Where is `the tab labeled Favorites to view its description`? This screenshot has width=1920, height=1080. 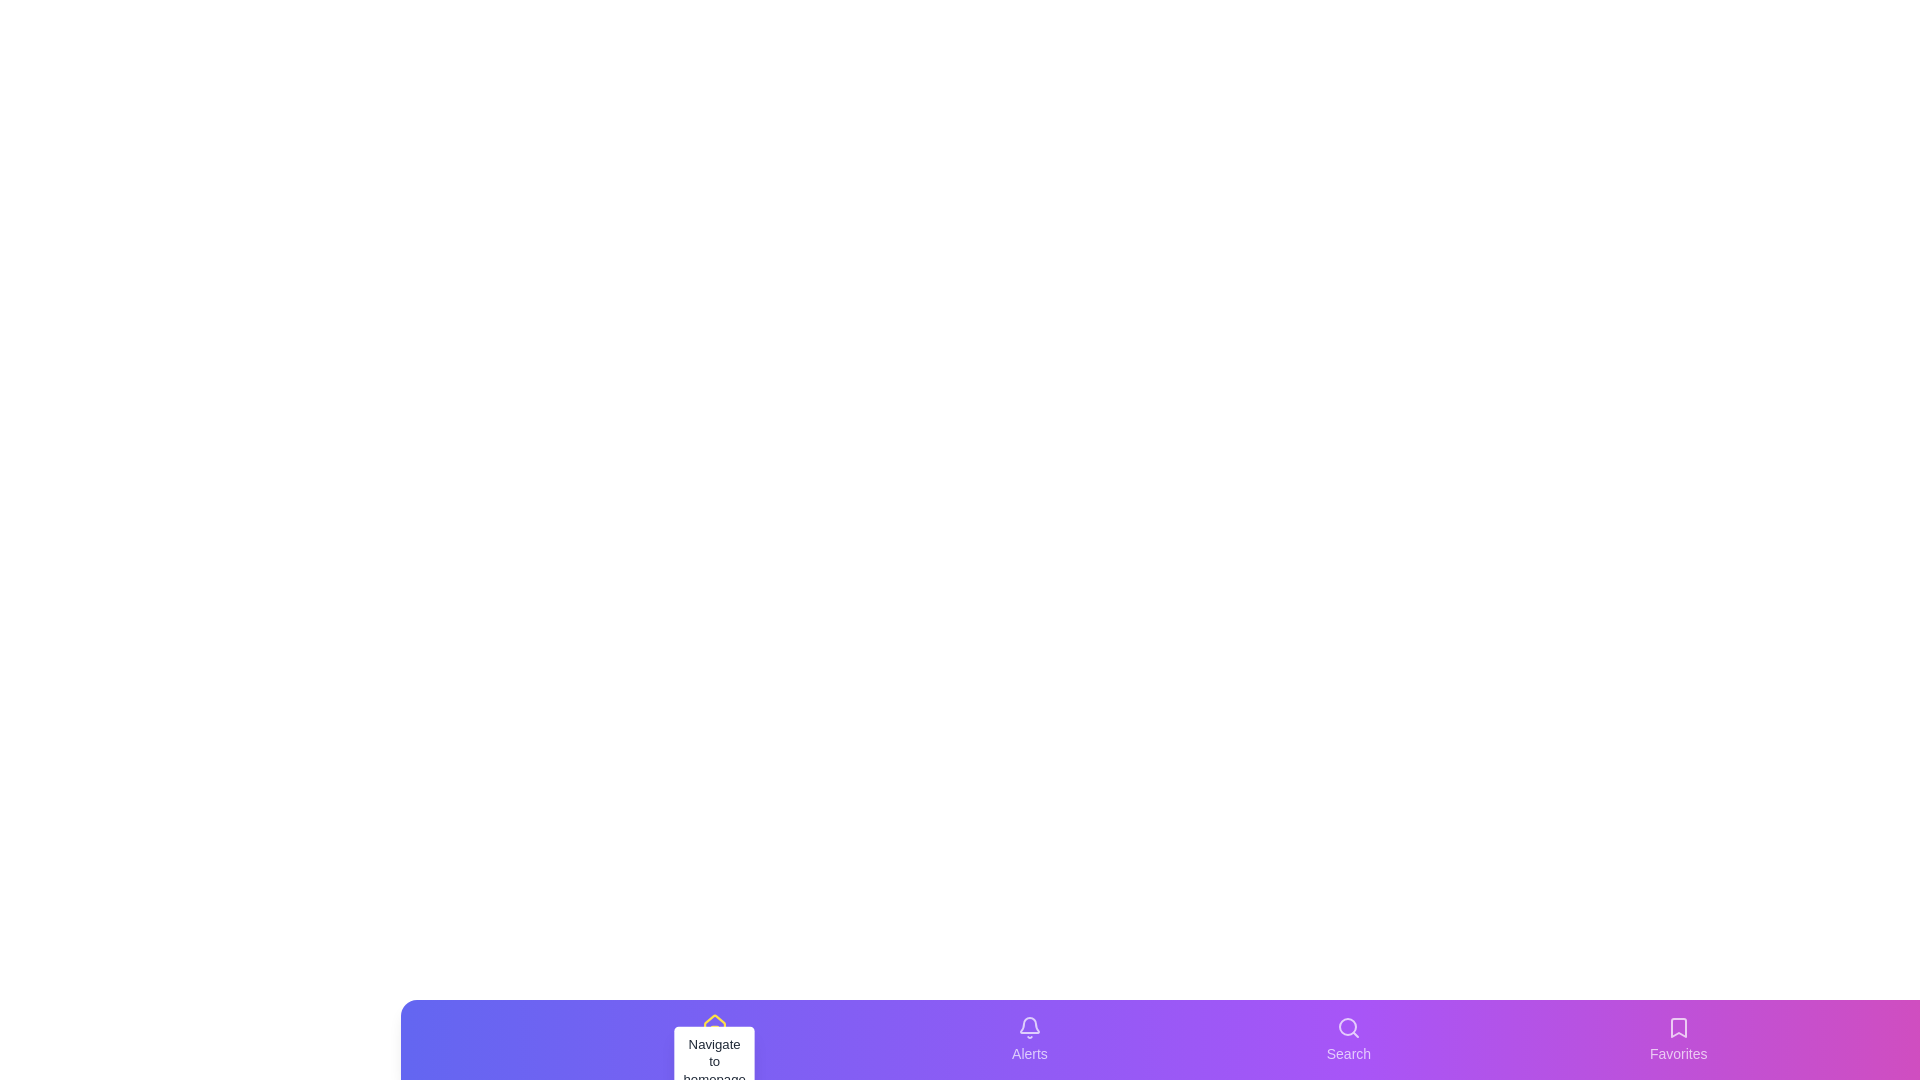 the tab labeled Favorites to view its description is located at coordinates (1678, 1039).